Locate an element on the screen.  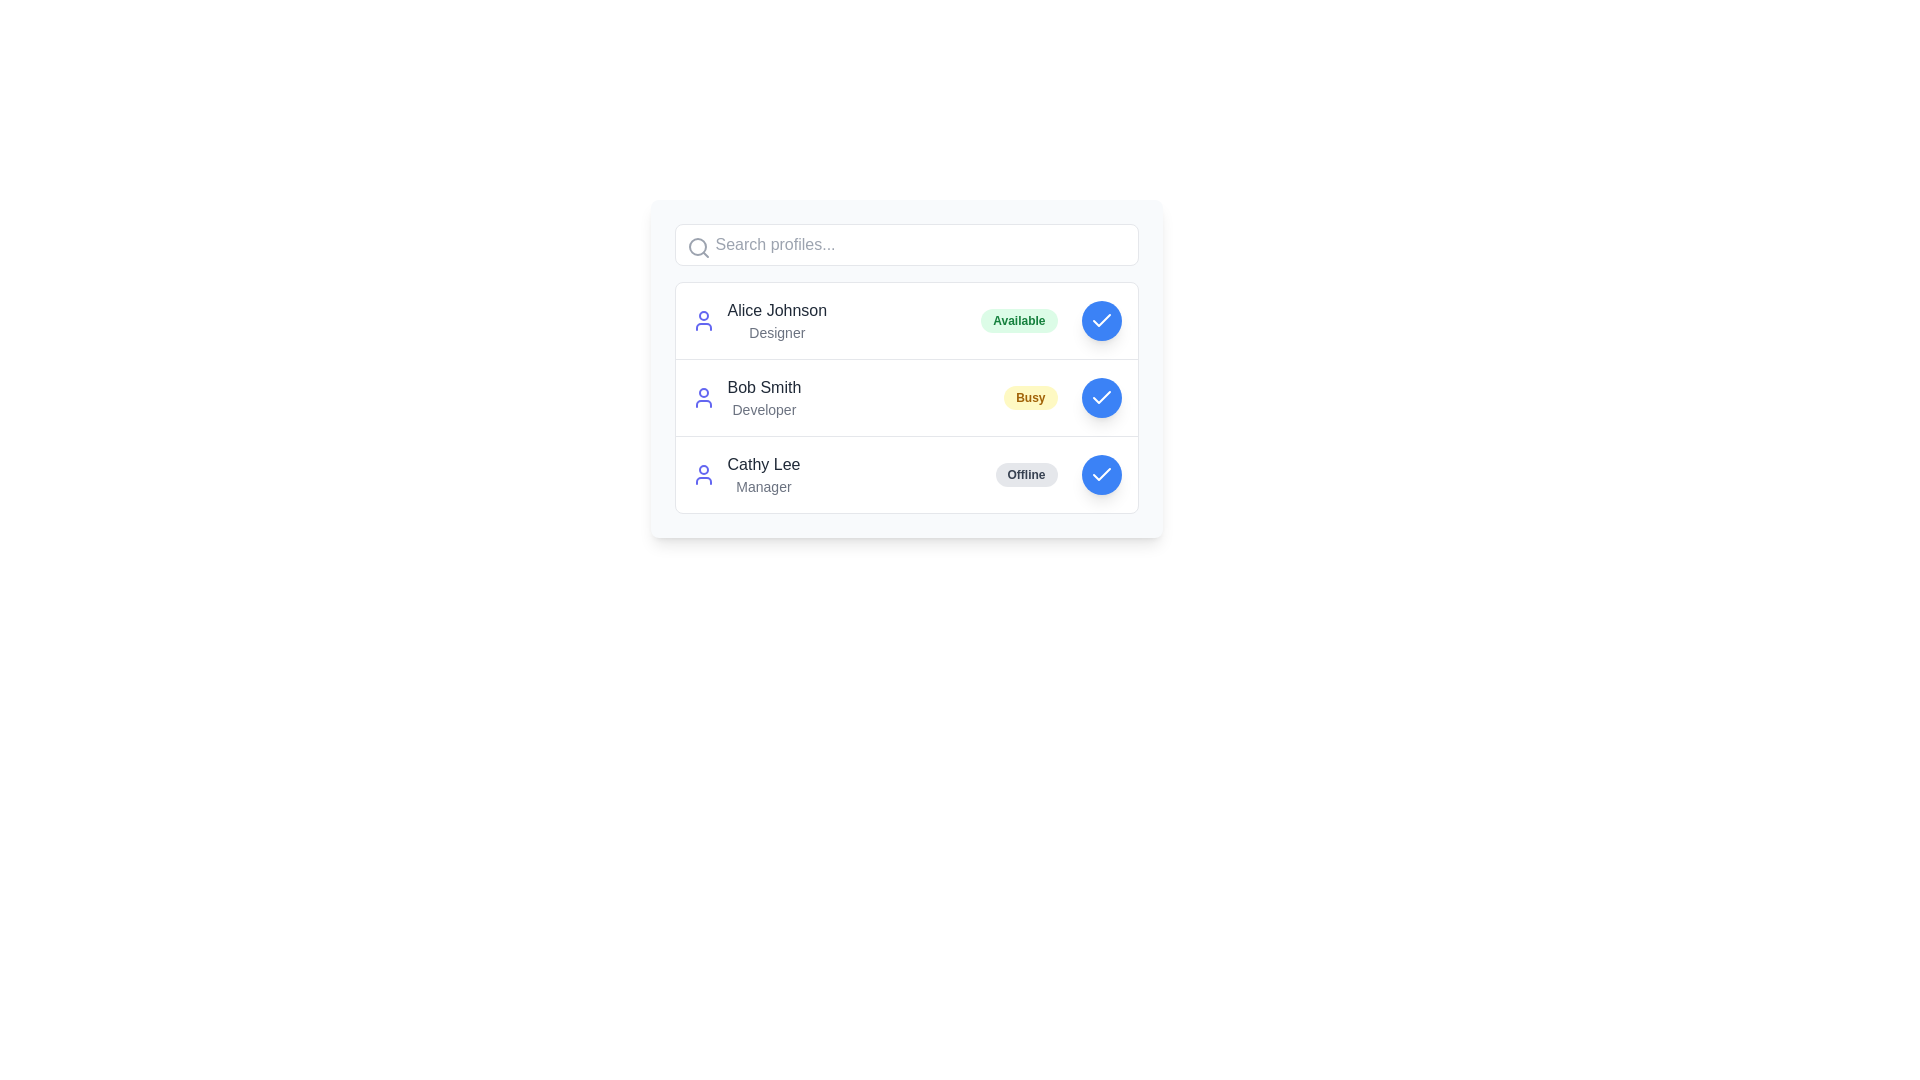
the checkmark icon within the circular blue button located to the right of Alice Johnson's profile details is located at coordinates (1100, 319).